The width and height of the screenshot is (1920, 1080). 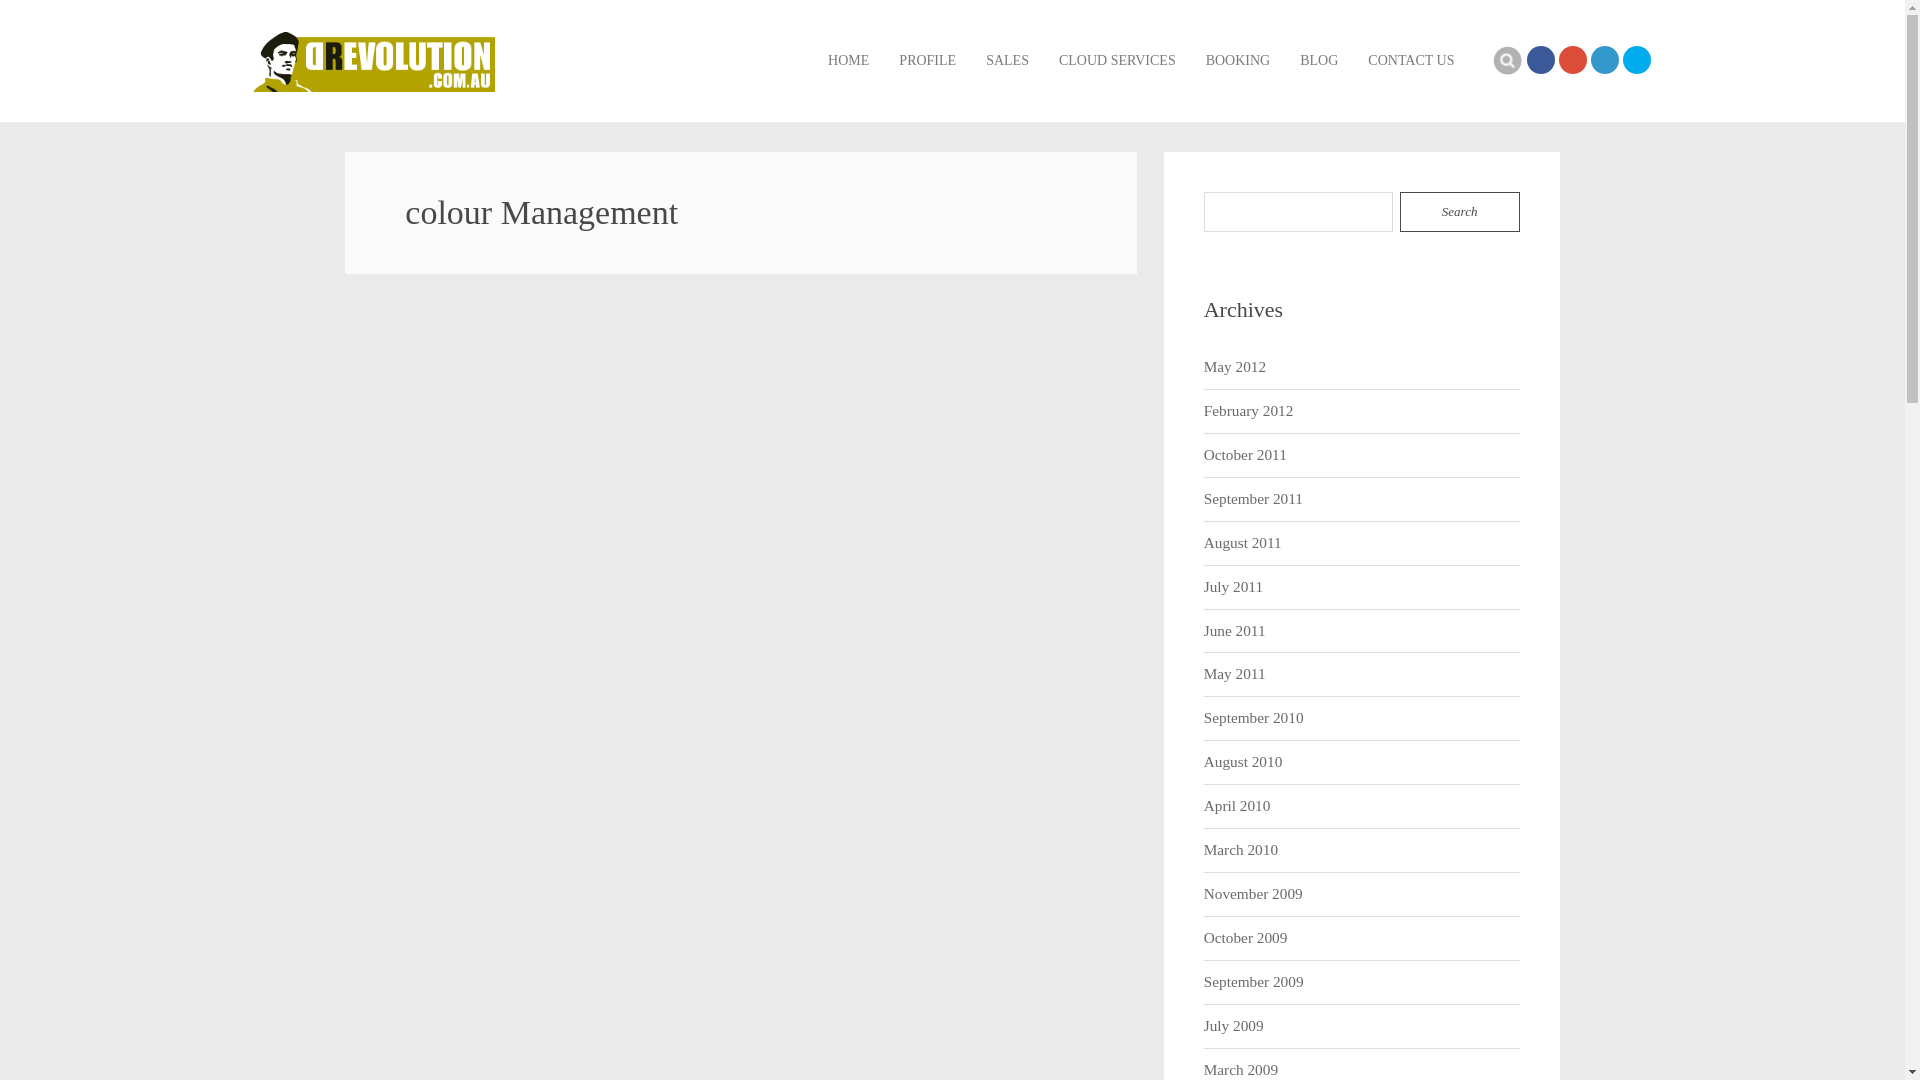 I want to click on 'November 2009', so click(x=1252, y=893).